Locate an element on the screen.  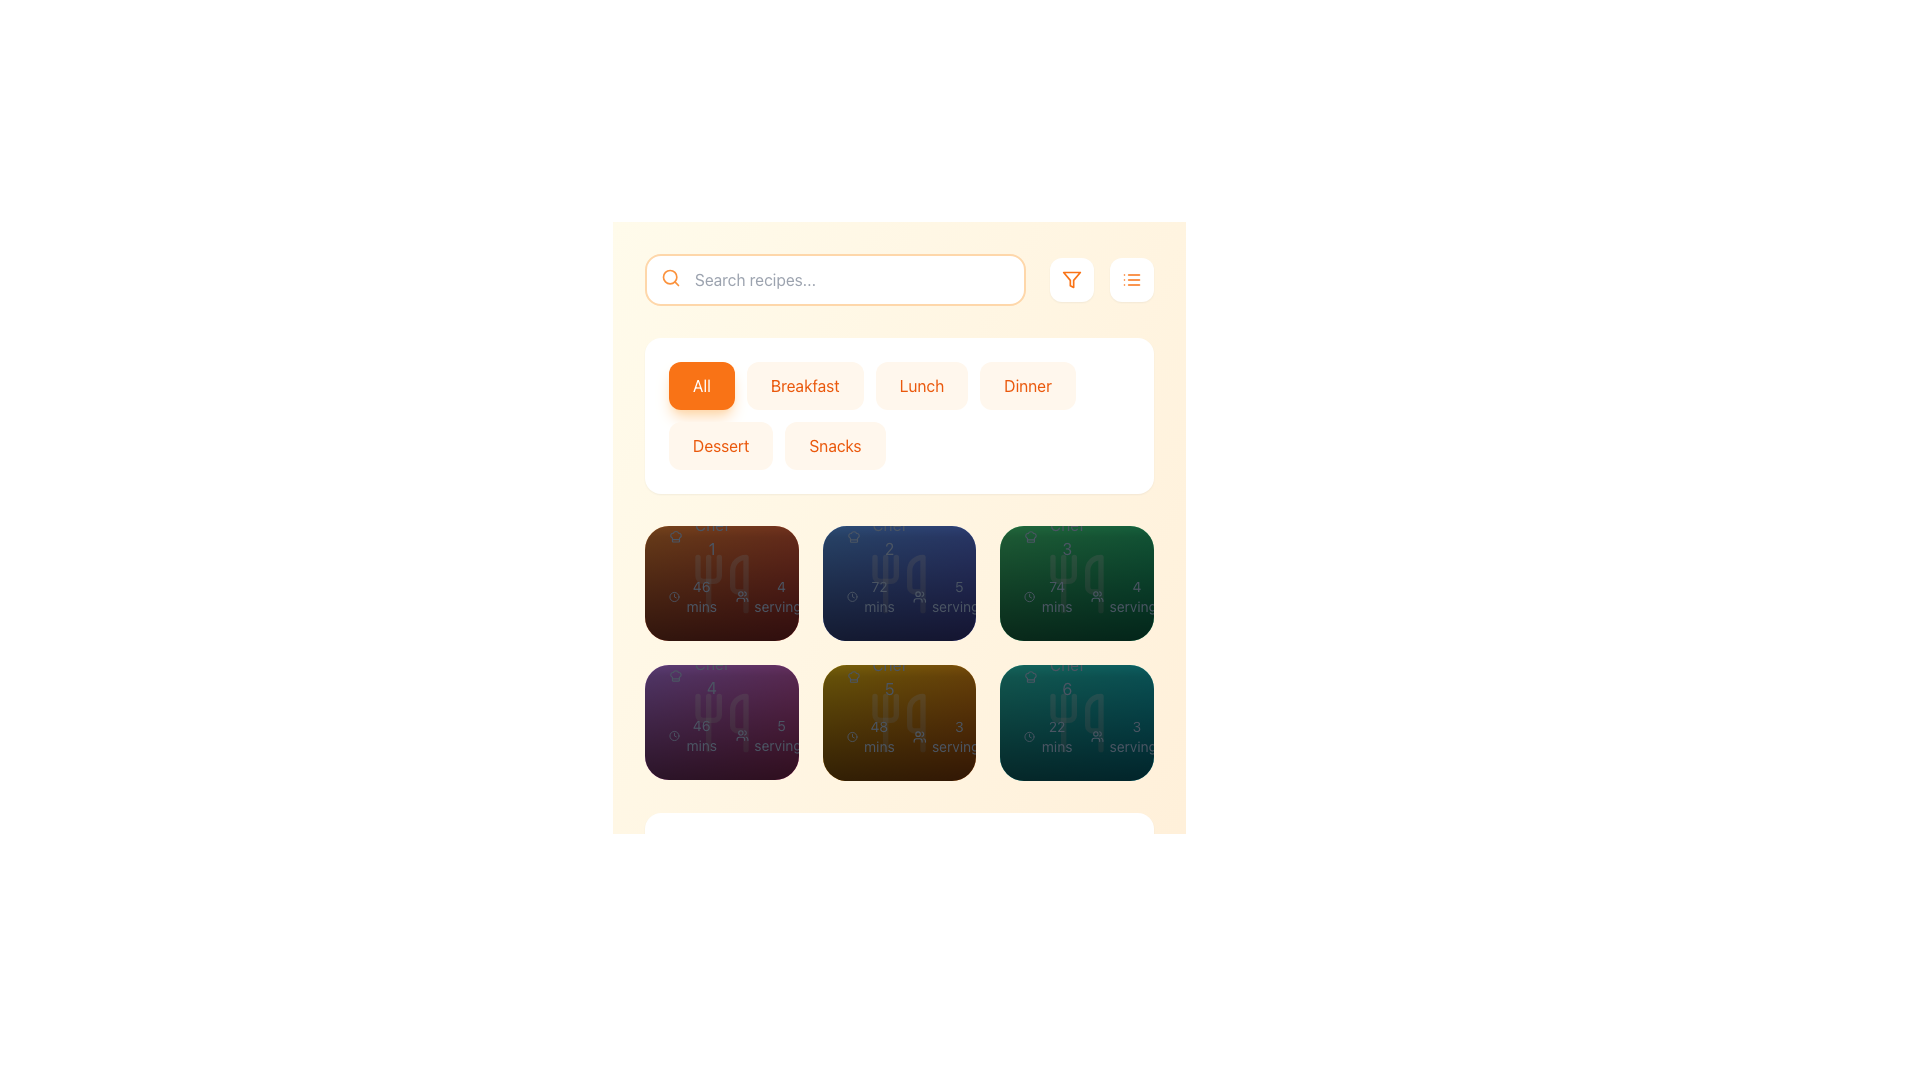
the chef's identifier label located beneath the 'Recipe 1' title in the top-left card of the grid layout is located at coordinates (700, 536).